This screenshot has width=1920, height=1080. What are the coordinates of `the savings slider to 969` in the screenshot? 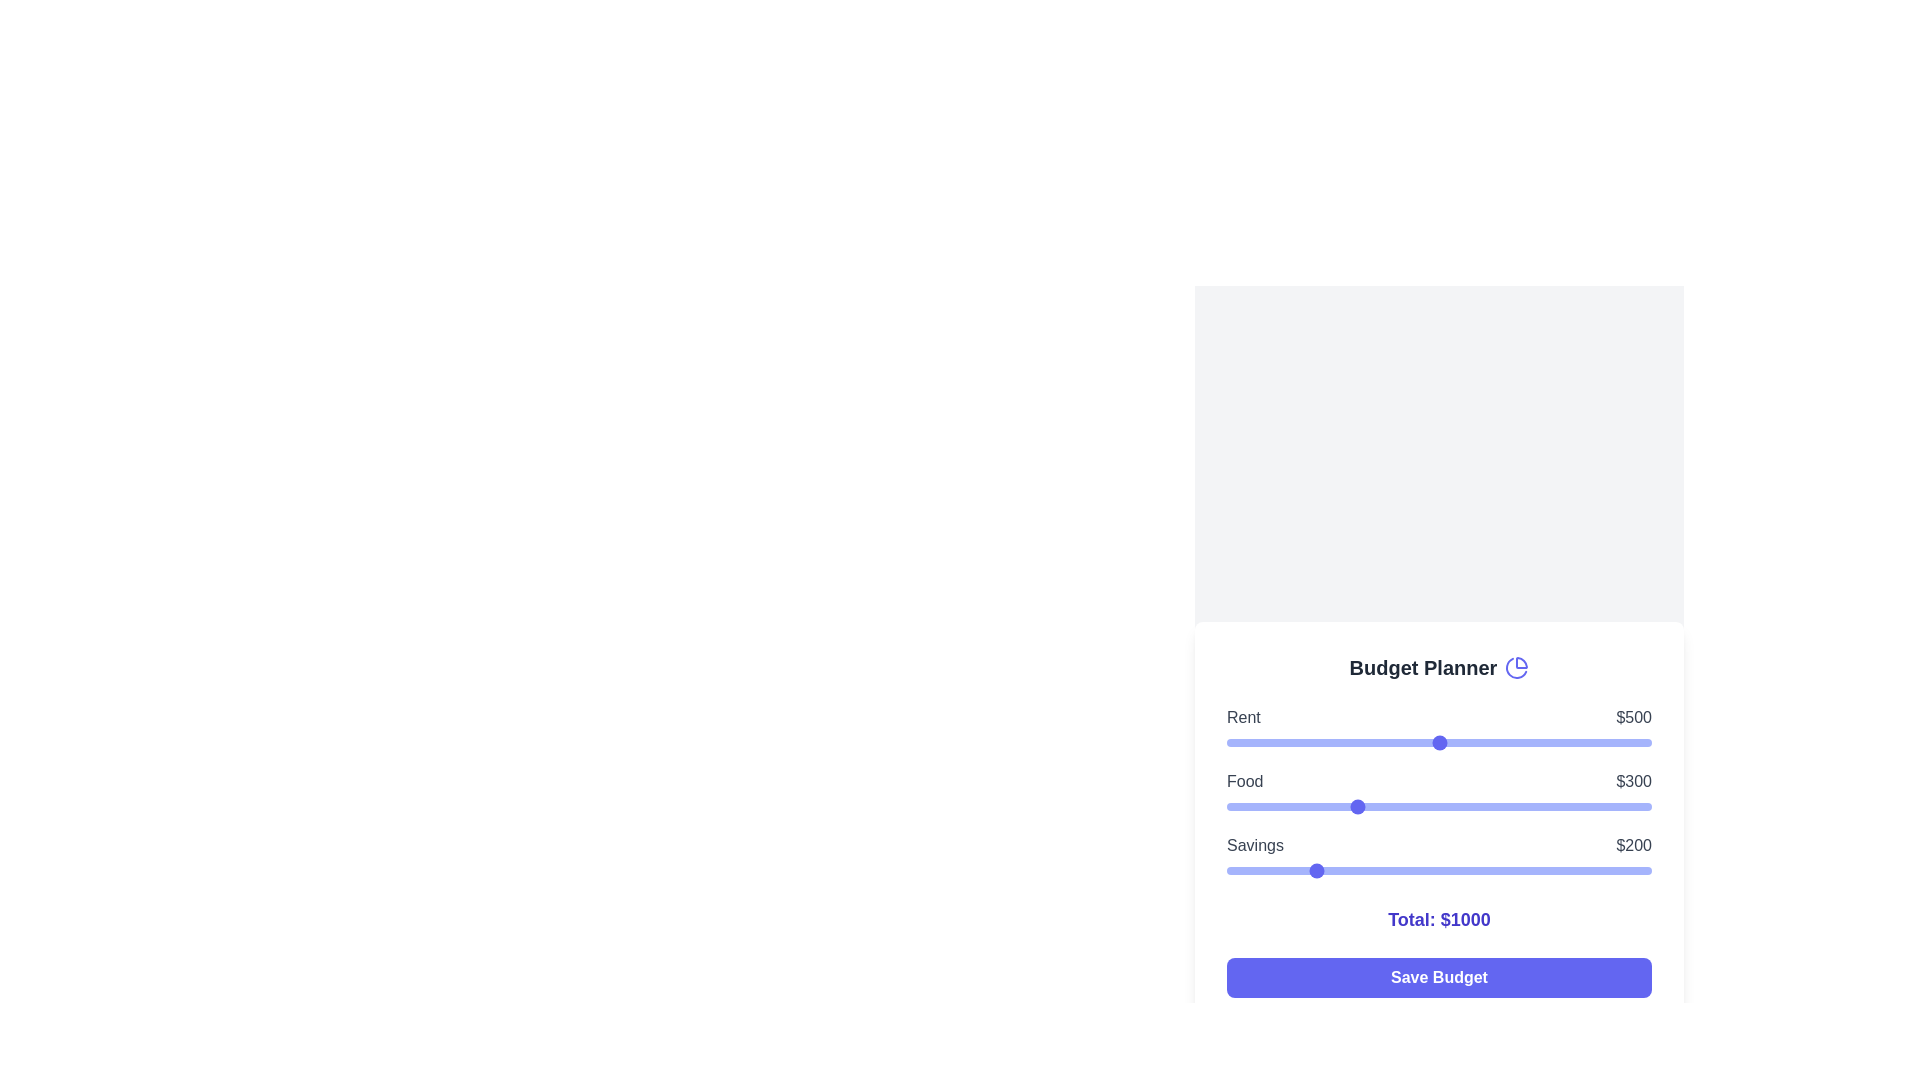 It's located at (1638, 870).